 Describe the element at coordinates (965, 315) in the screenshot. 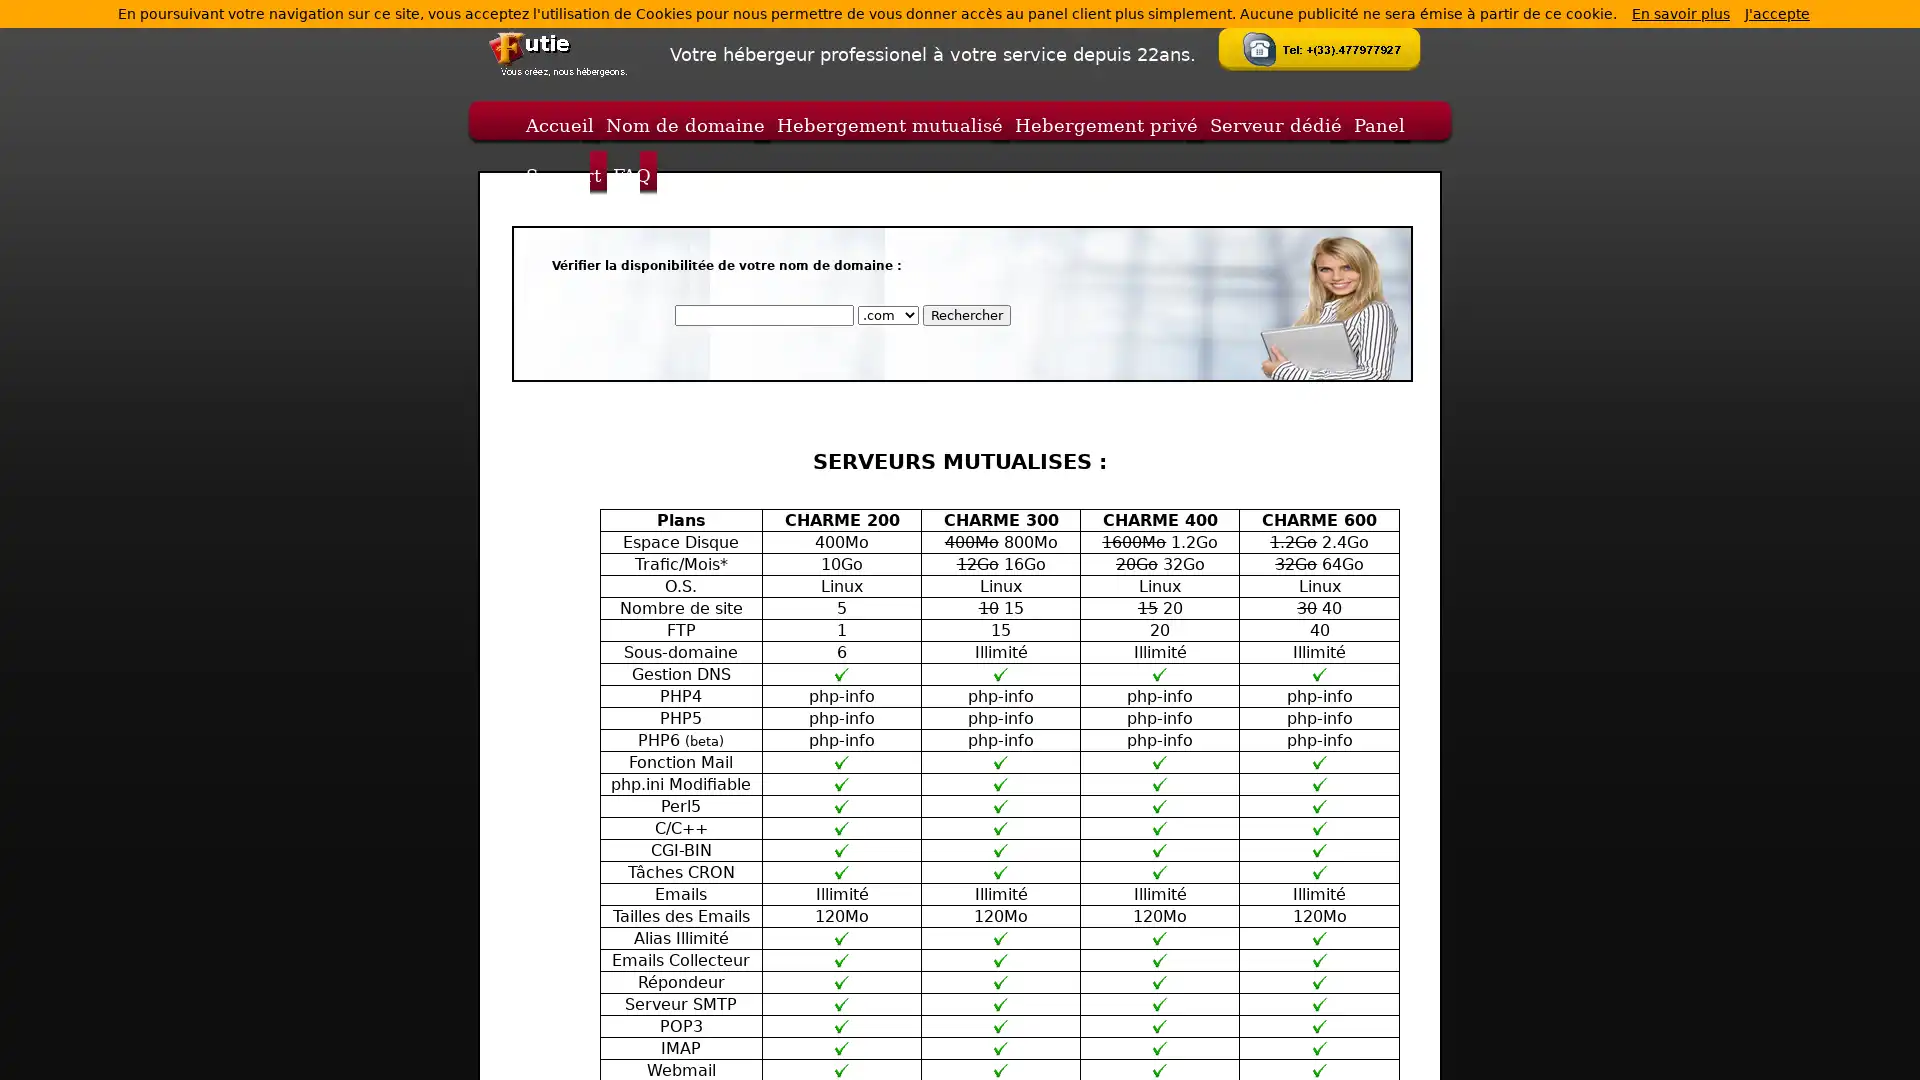

I see `Rechercher` at that location.